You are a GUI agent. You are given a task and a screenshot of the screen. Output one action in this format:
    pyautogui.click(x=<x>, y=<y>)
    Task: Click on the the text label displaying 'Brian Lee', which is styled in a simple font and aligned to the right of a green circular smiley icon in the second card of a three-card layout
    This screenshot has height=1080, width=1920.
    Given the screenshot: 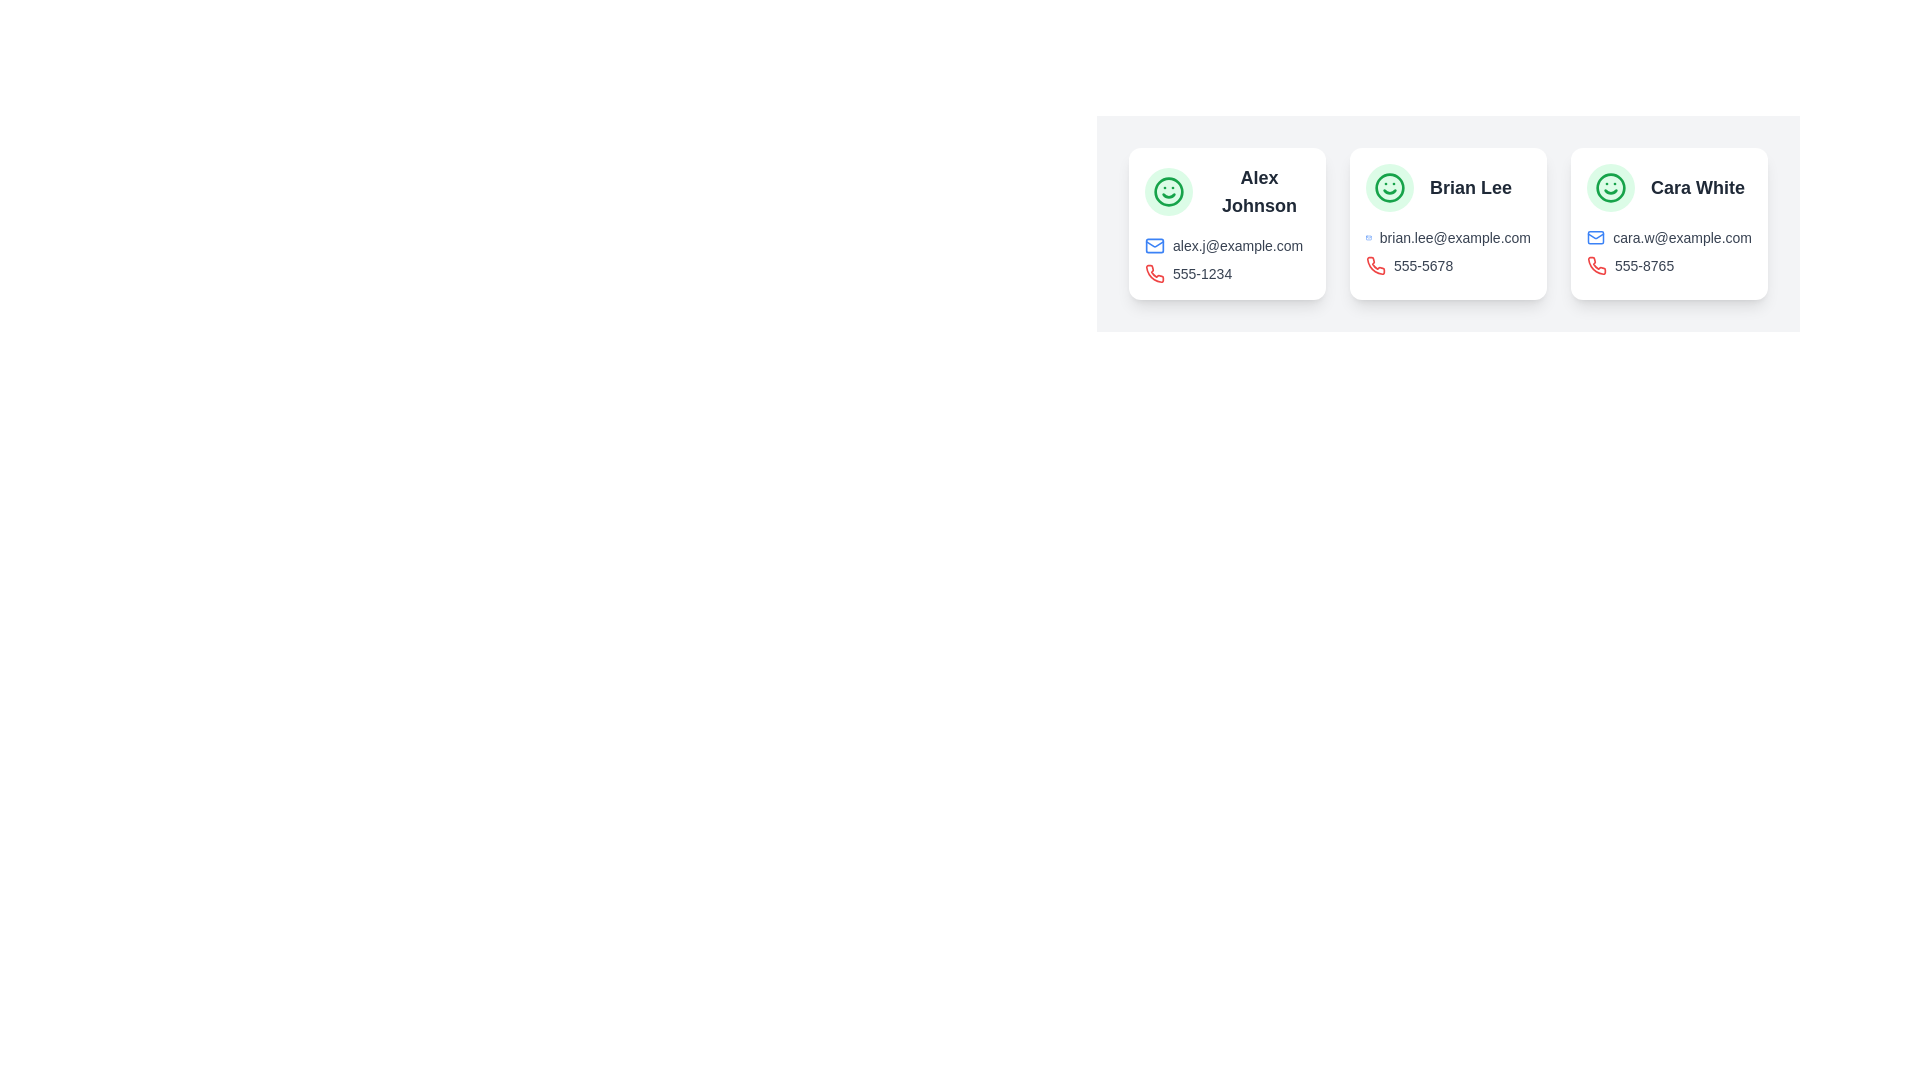 What is the action you would take?
    pyautogui.click(x=1448, y=188)
    